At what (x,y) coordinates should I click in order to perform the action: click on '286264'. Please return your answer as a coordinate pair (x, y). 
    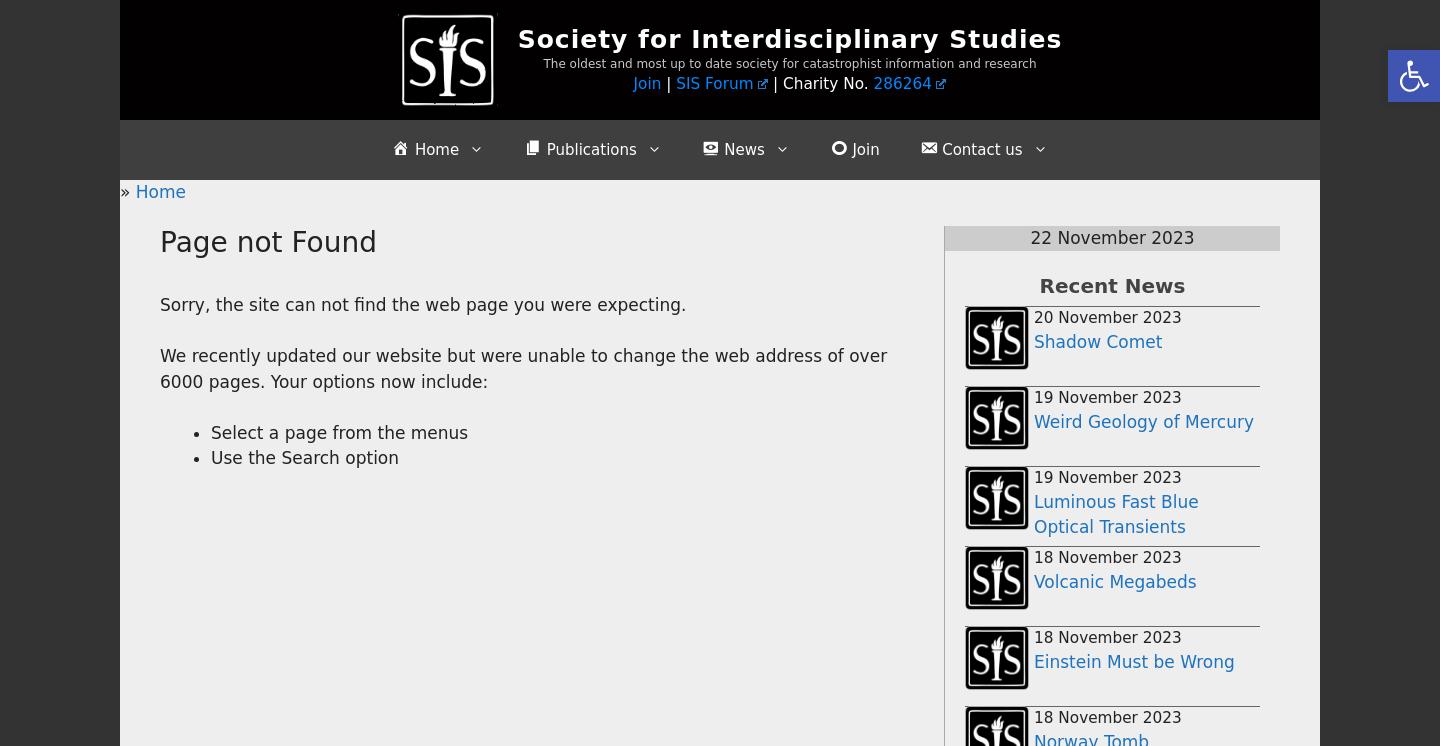
    Looking at the image, I should click on (902, 83).